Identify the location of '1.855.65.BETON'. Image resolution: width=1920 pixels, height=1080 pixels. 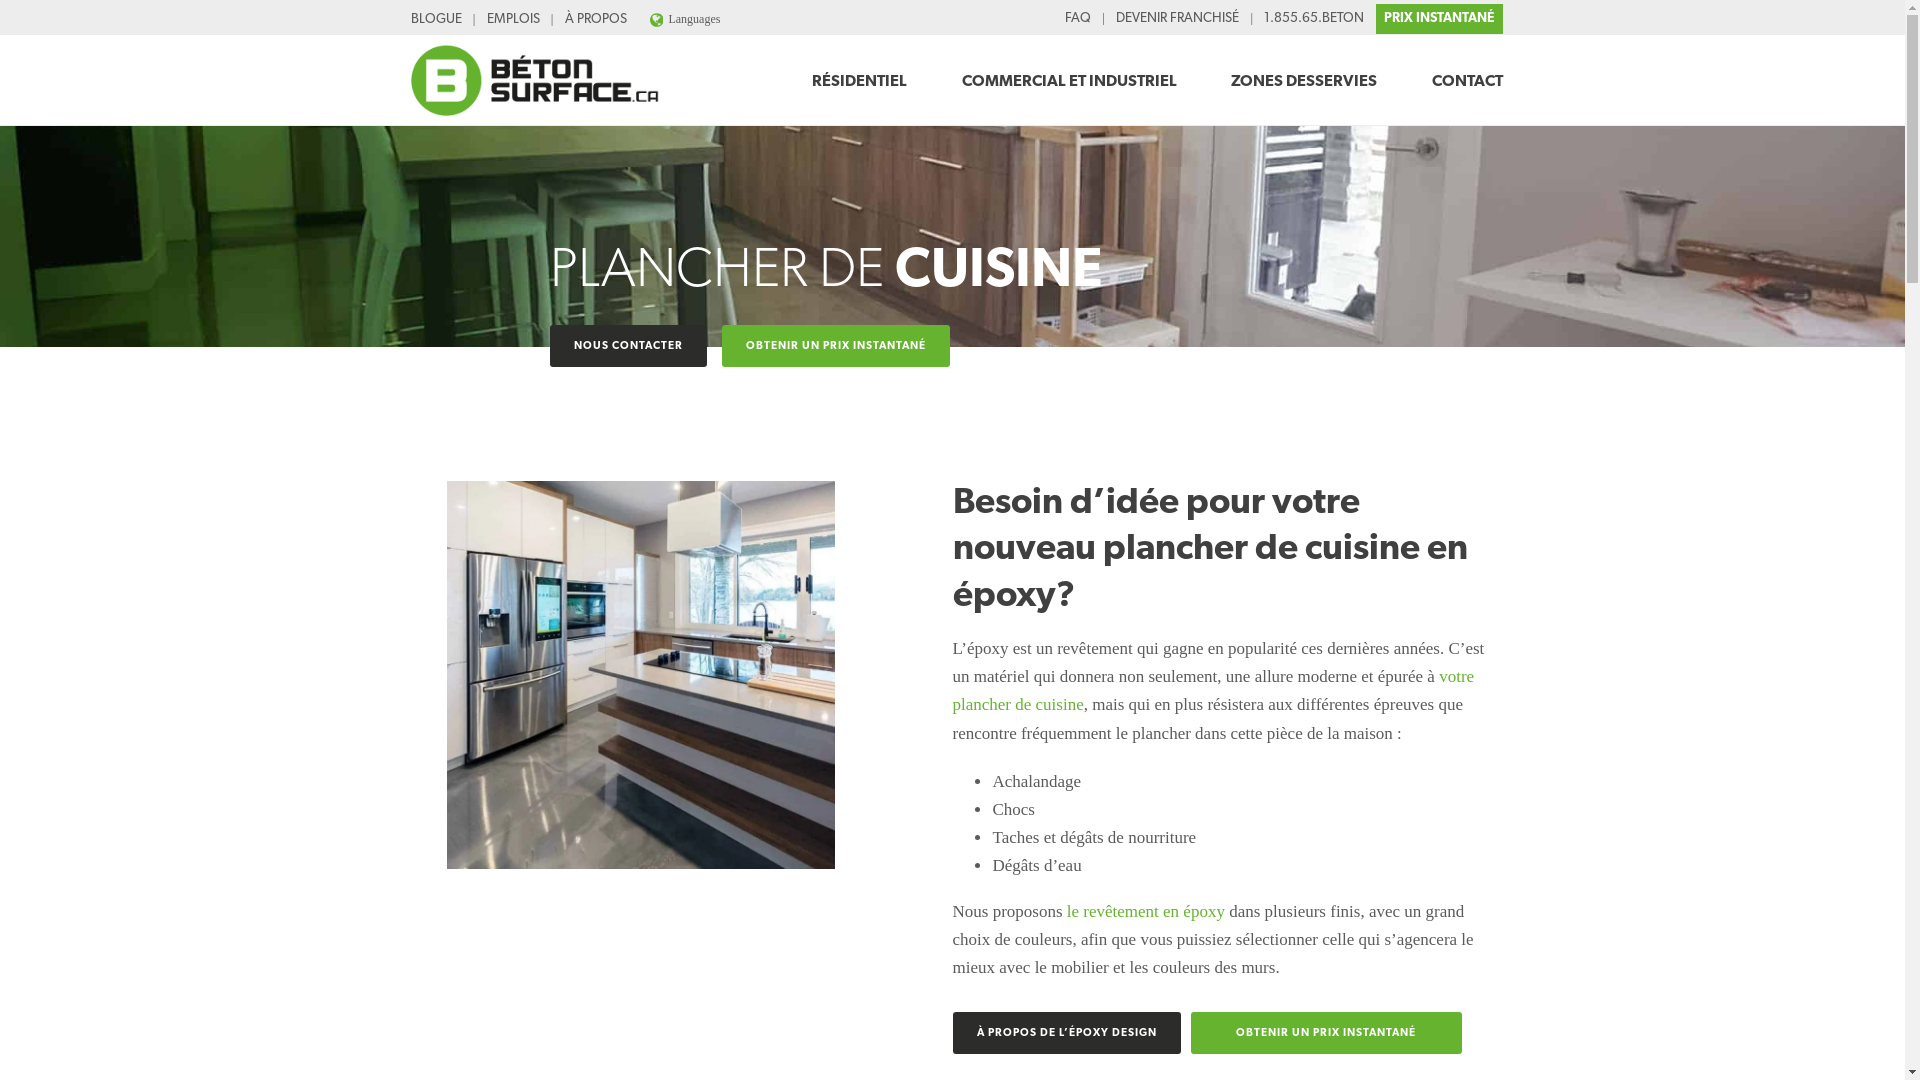
(1255, 19).